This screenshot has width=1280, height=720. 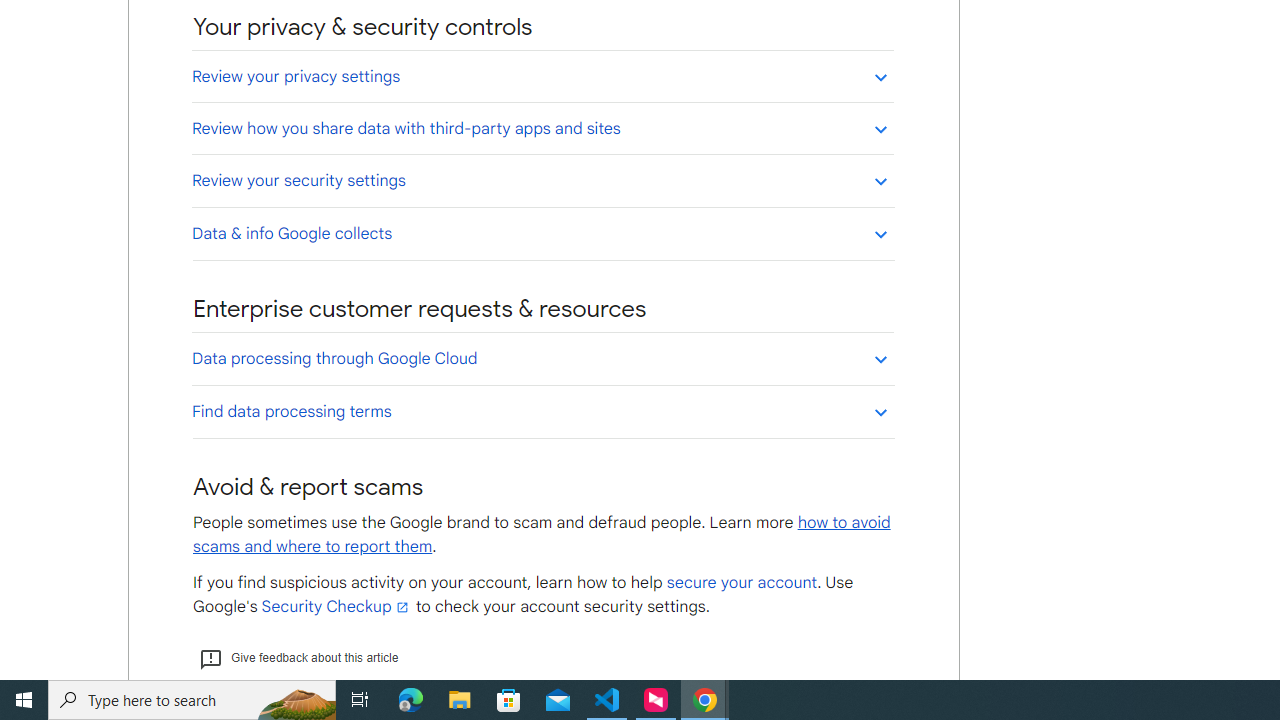 What do you see at coordinates (336, 605) in the screenshot?
I see `'Security Checkup'` at bounding box center [336, 605].